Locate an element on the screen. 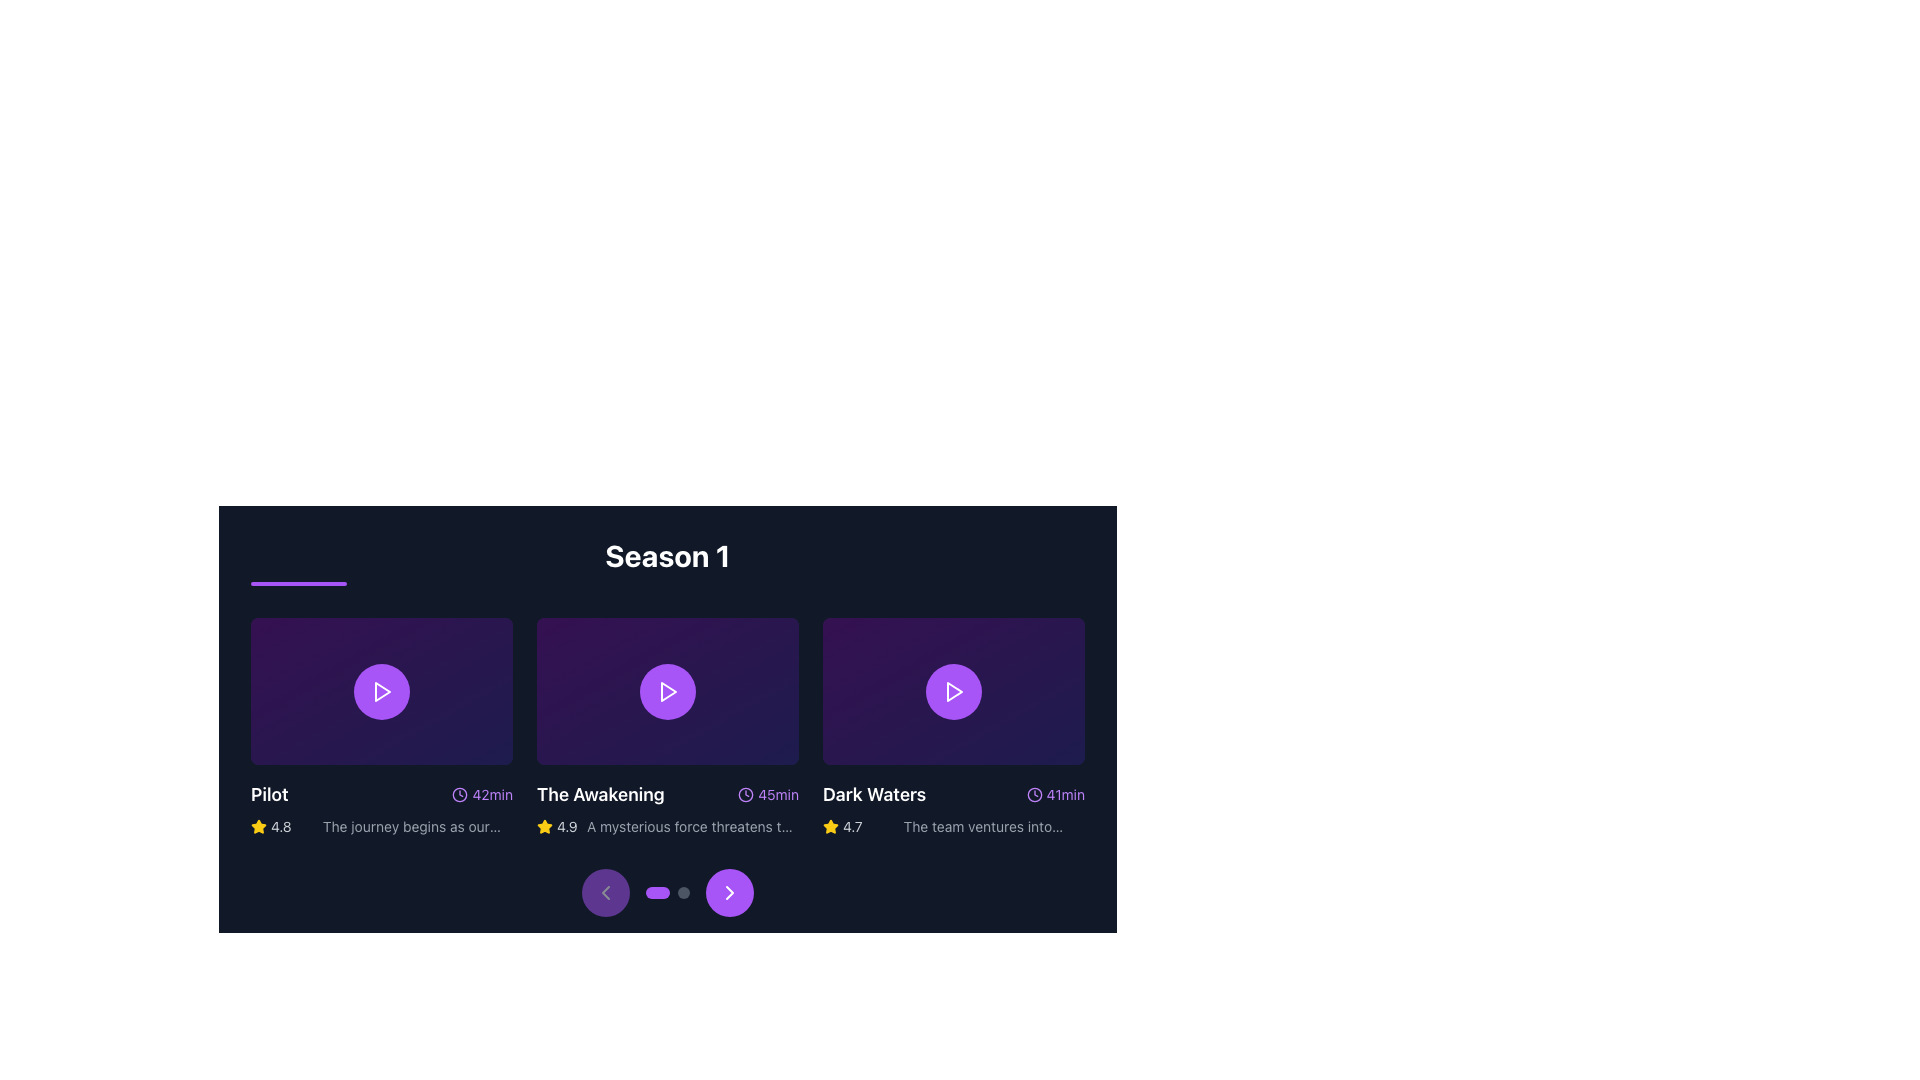  the small yellow star icon filled with a brighter yellow, located below the title 'Pilot' and near the text '4.8', which represents a rating is located at coordinates (545, 827).